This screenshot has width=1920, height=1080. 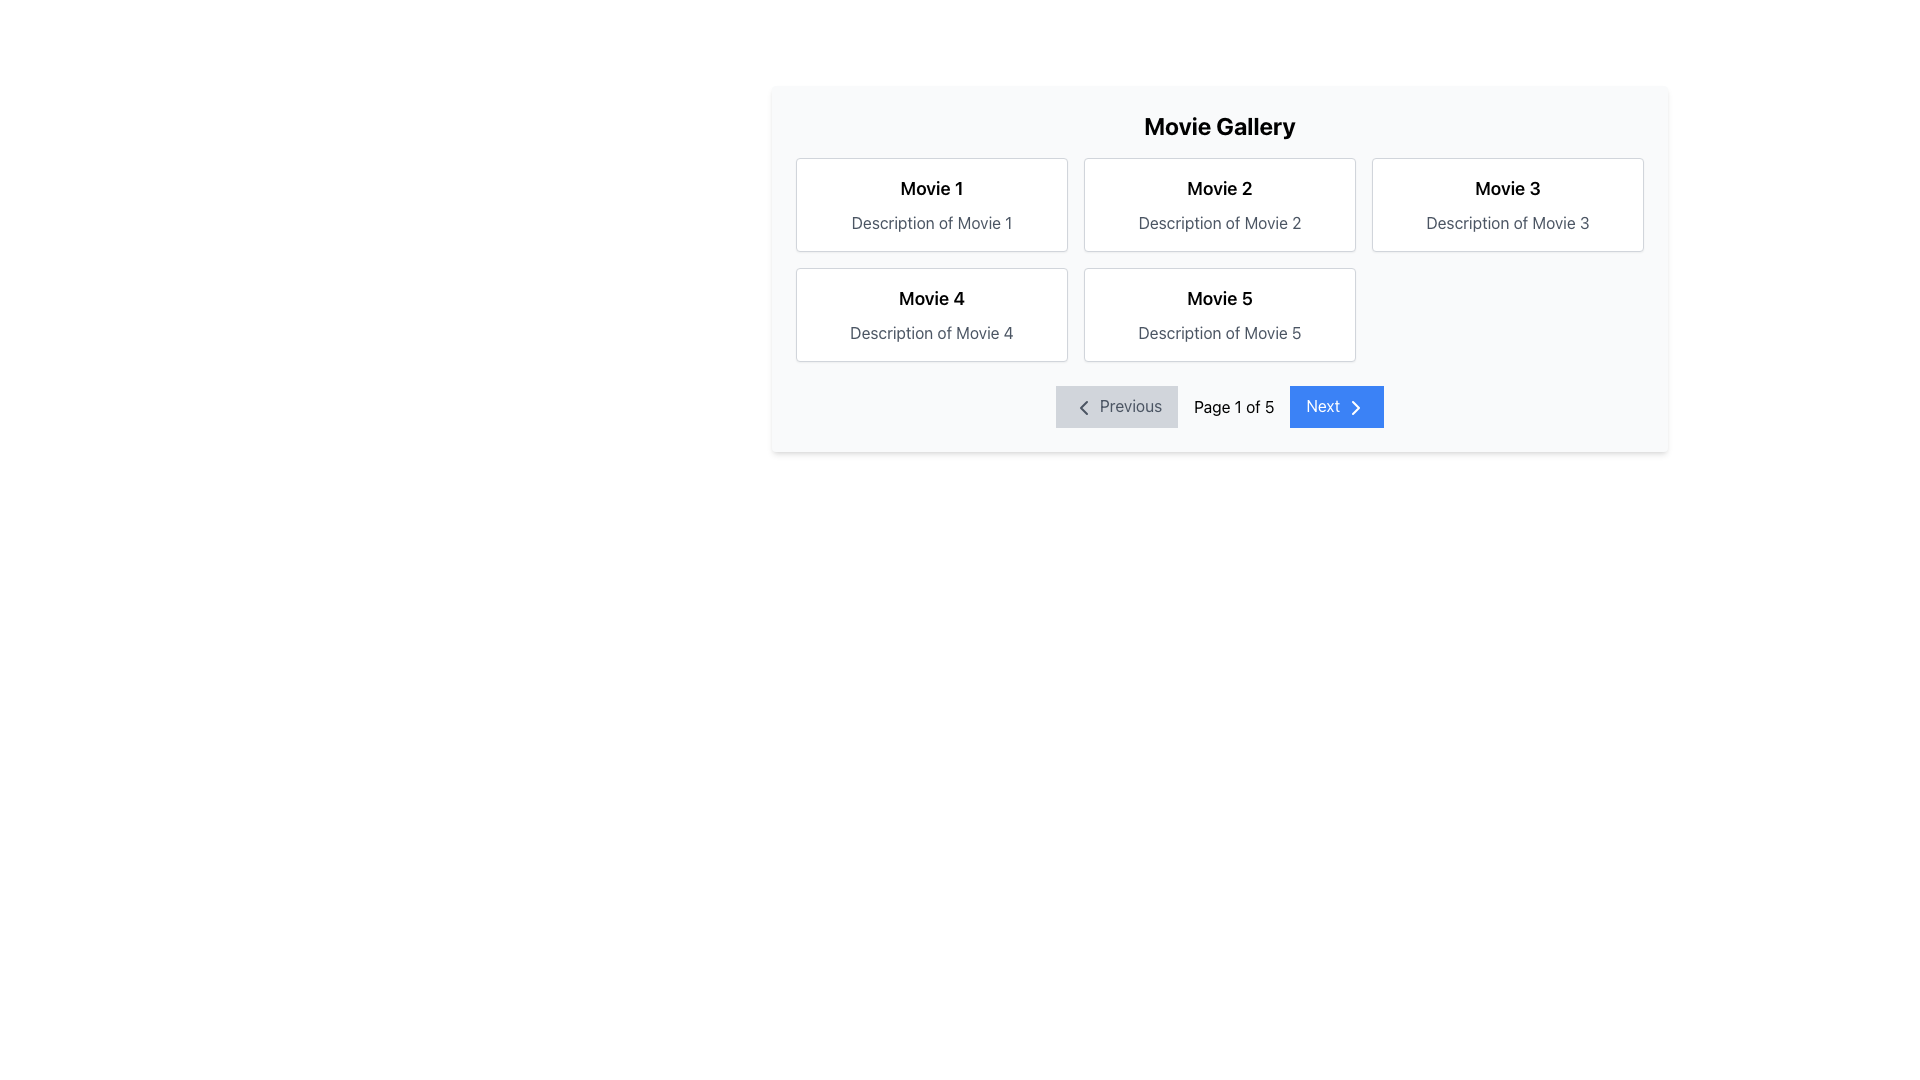 What do you see at coordinates (1337, 405) in the screenshot?
I see `the navigation button located on the right side of the horizontal navigation bar at the bottom of the interface` at bounding box center [1337, 405].